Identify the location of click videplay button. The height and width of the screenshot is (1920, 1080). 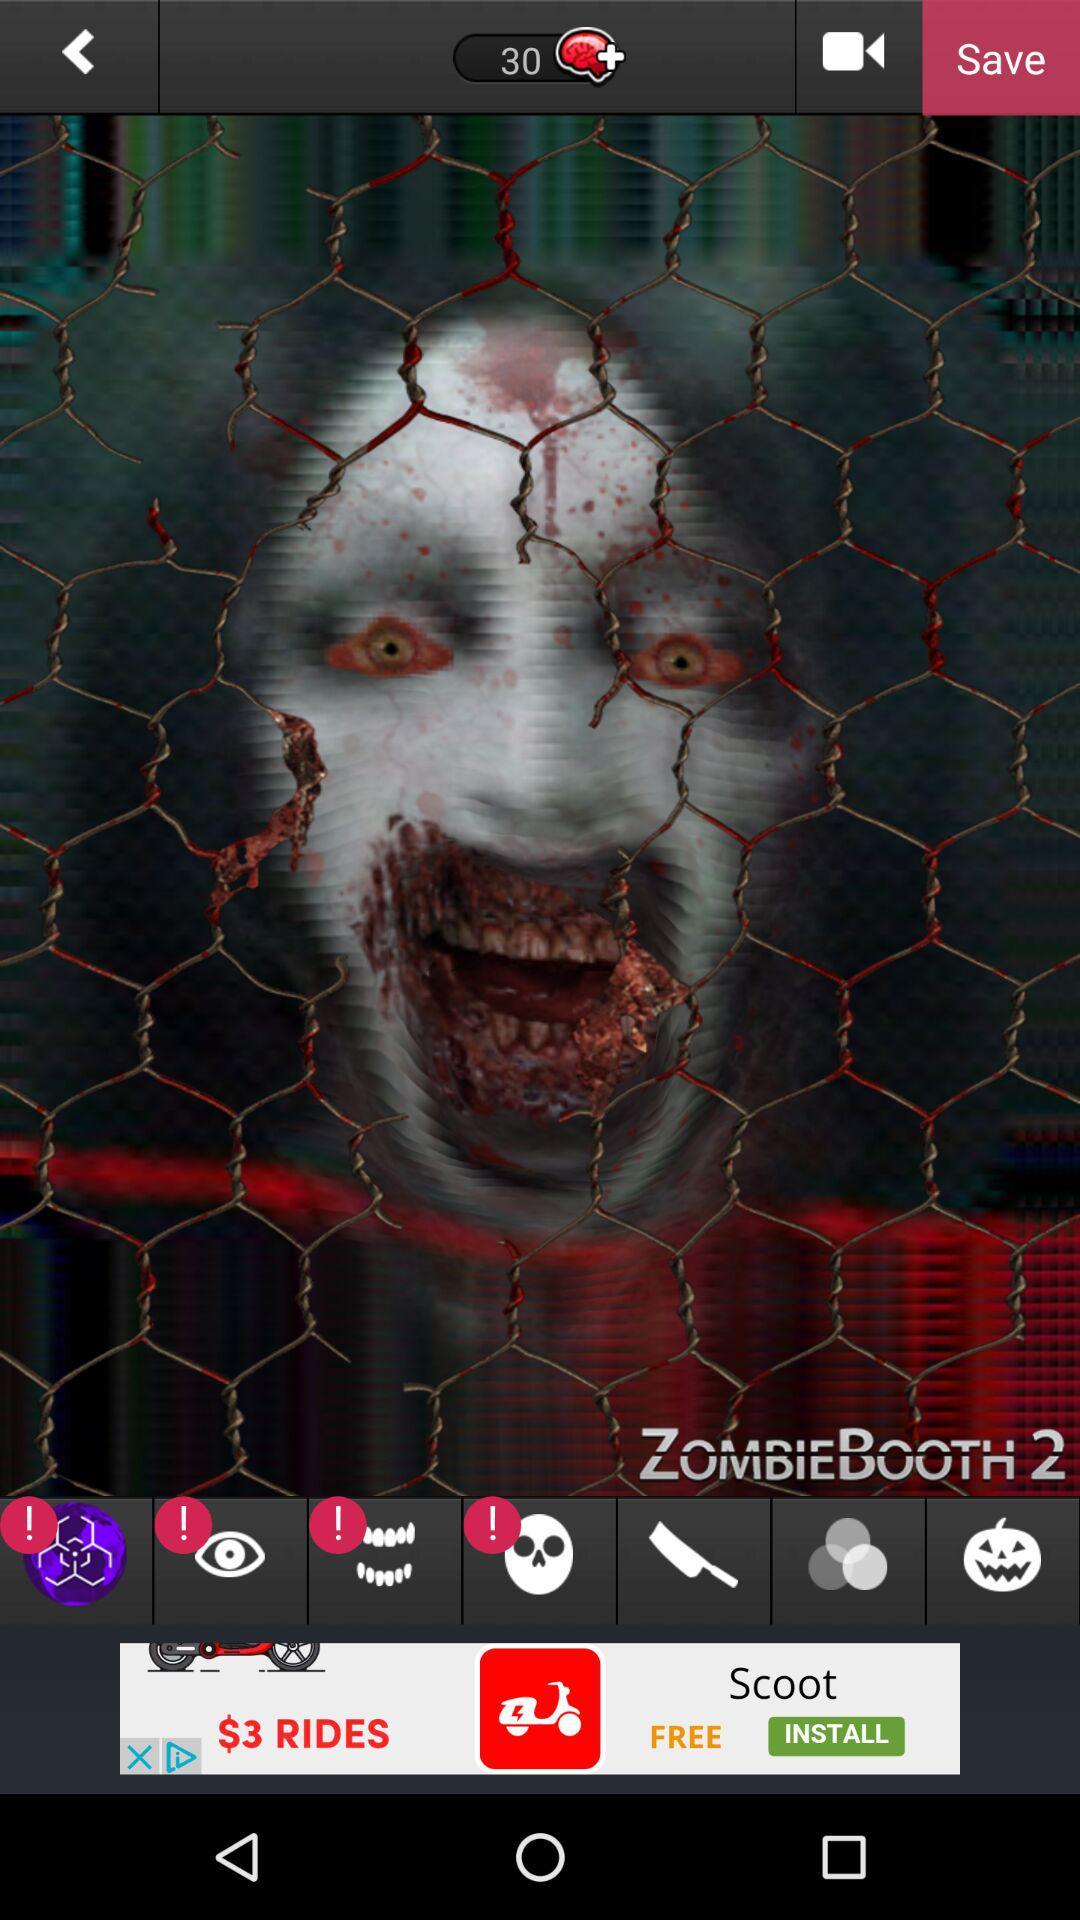
(854, 57).